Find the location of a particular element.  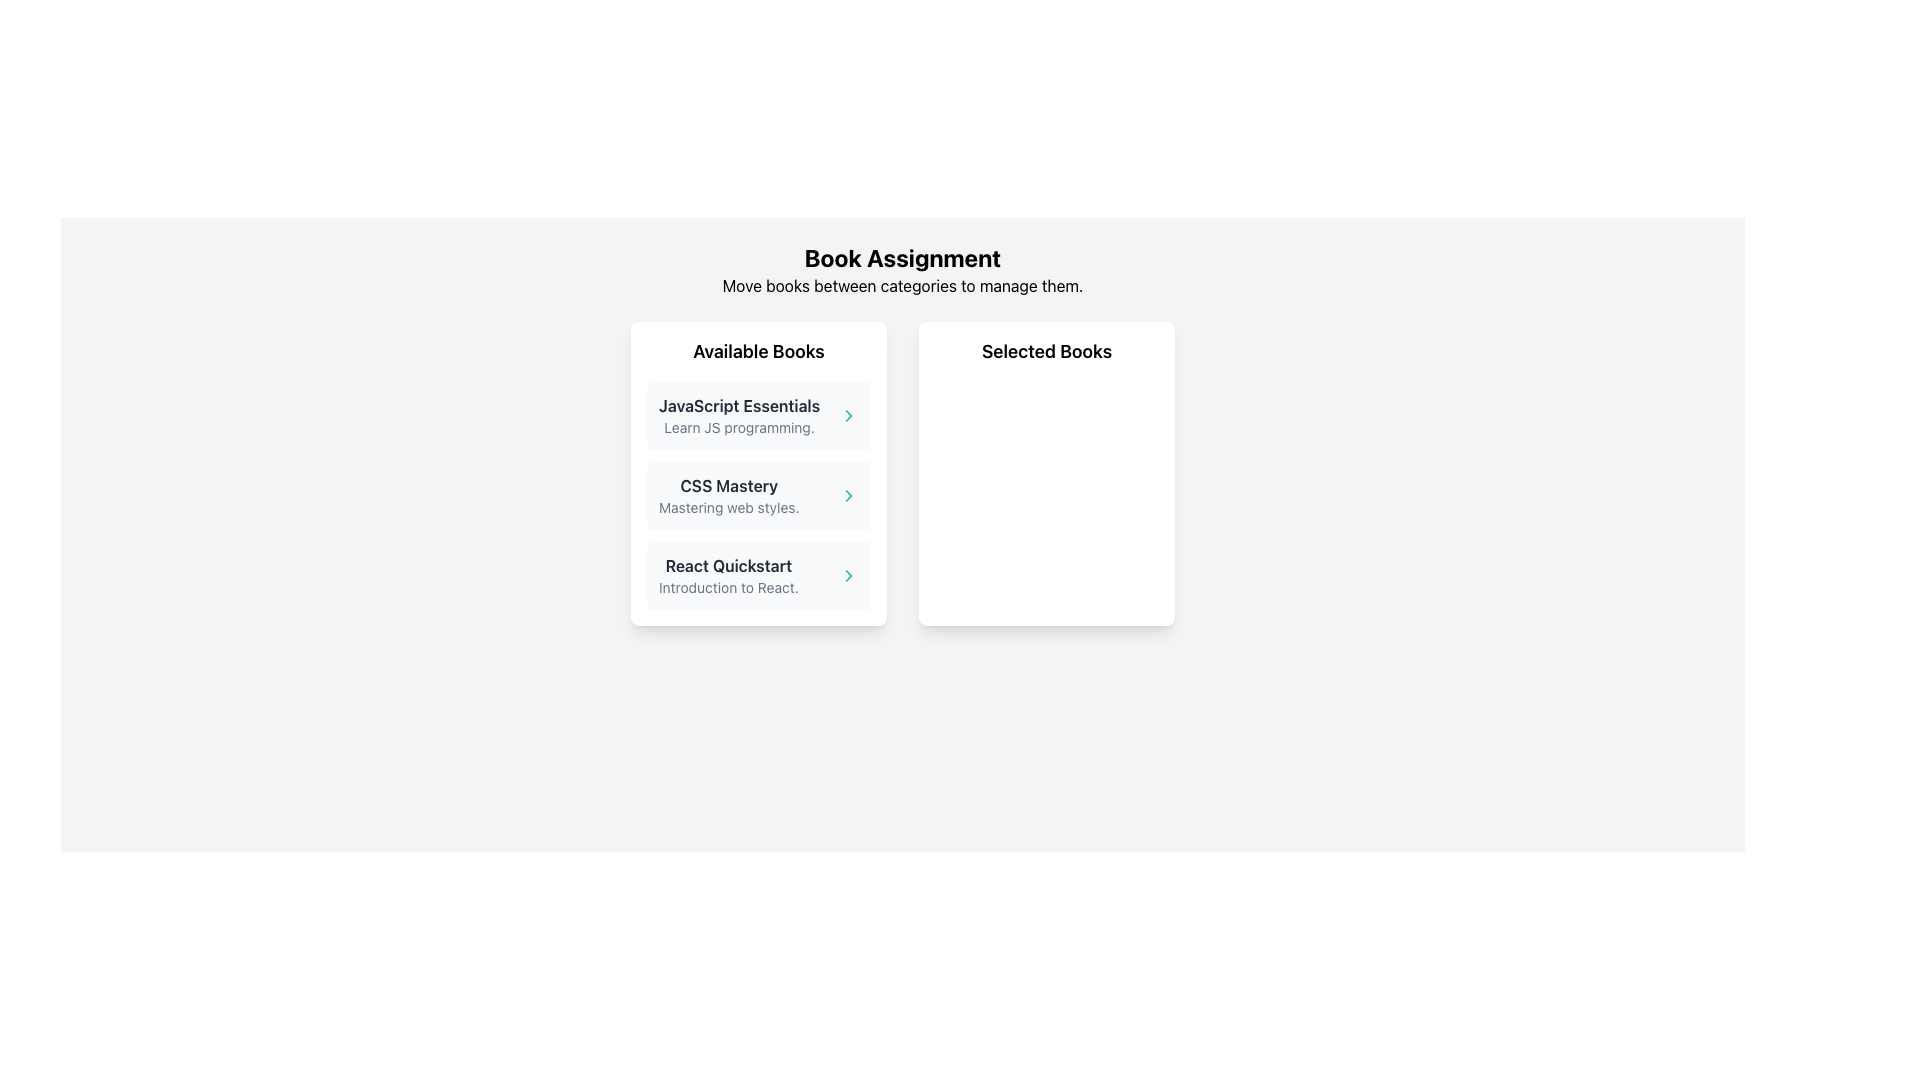

the text label for the book 'CSS Mastery', which is the first line of the second item in the 'Available Books' list is located at coordinates (728, 486).